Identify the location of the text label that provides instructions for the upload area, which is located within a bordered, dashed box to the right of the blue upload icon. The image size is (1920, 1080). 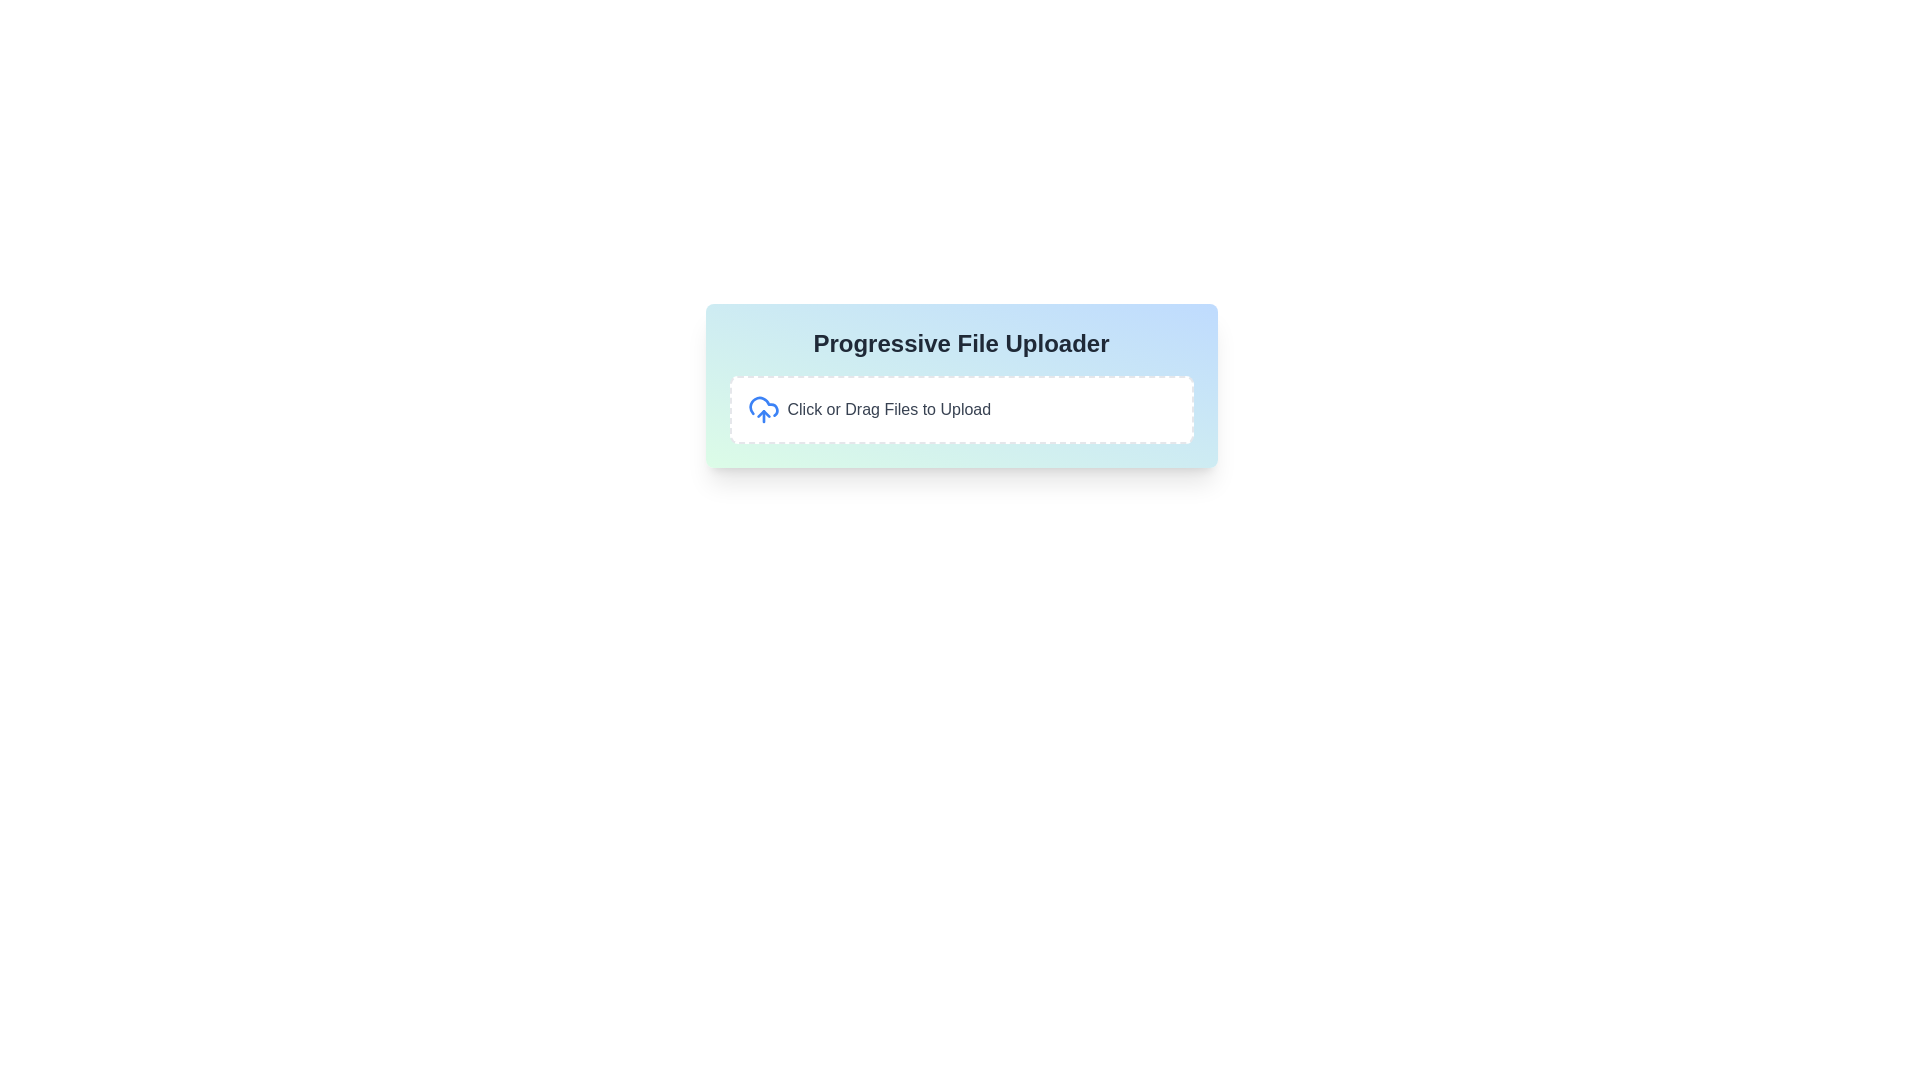
(888, 408).